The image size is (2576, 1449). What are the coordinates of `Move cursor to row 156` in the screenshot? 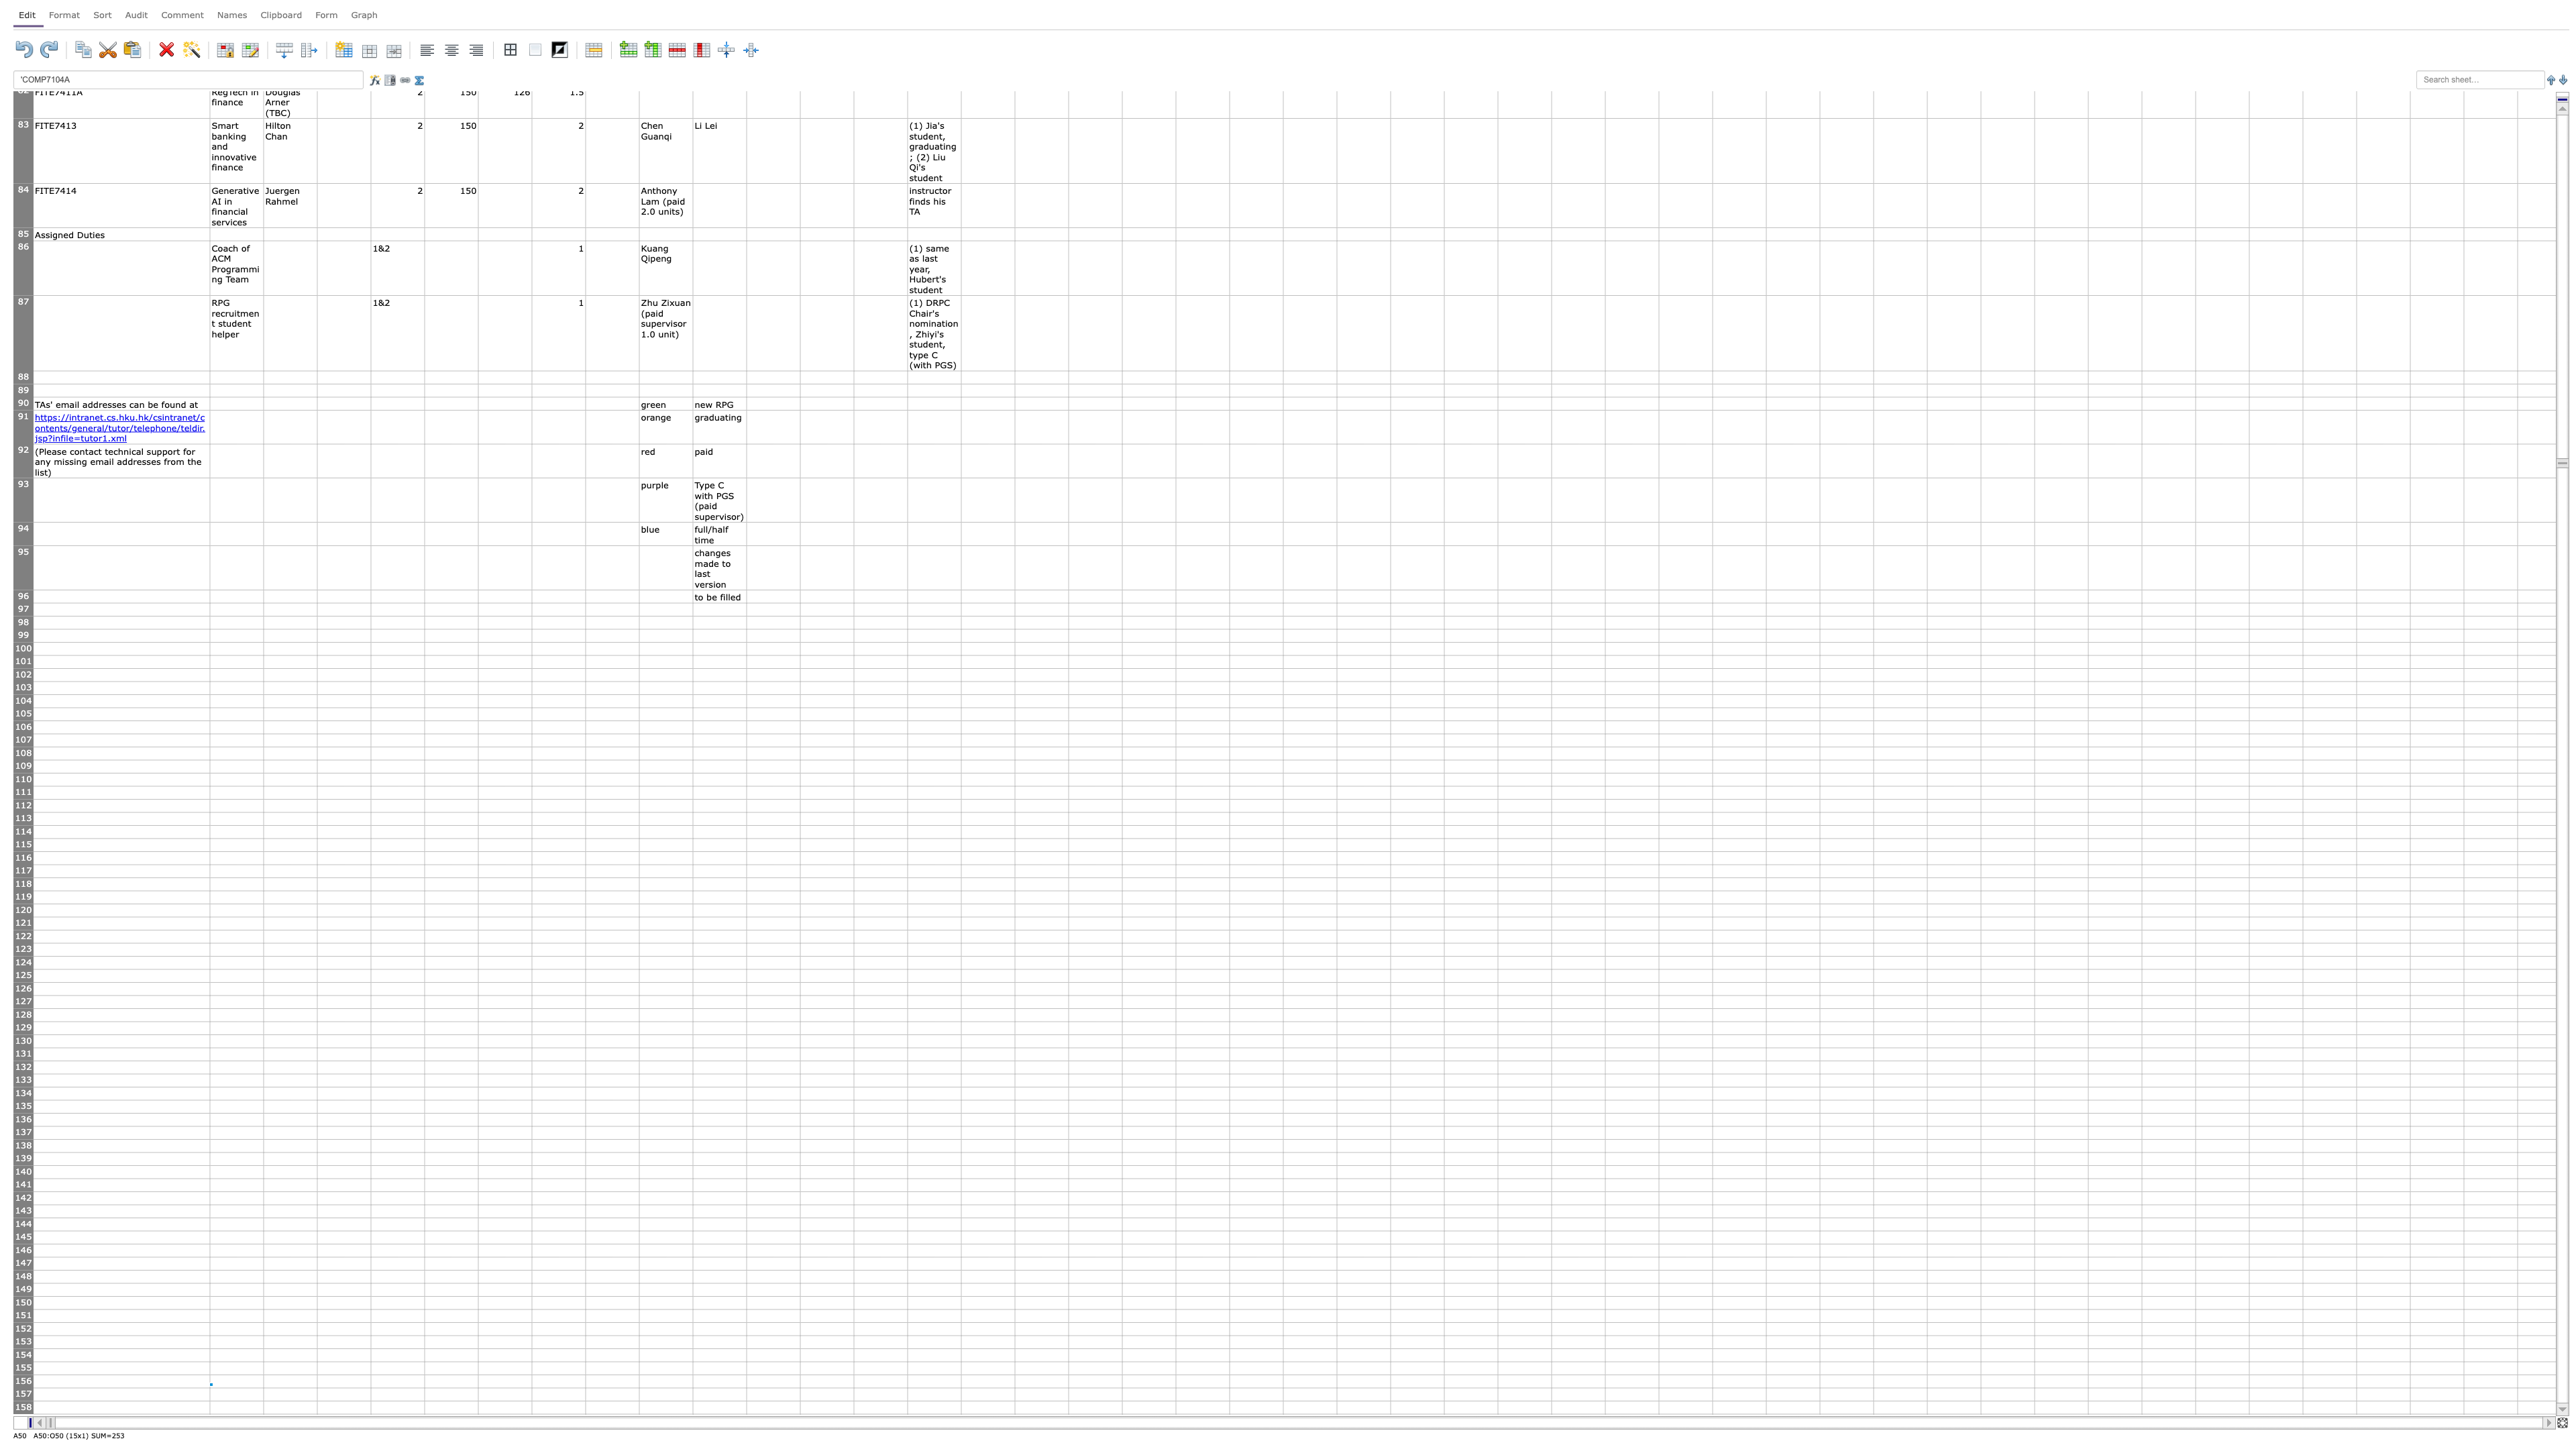 It's located at (23, 1381).